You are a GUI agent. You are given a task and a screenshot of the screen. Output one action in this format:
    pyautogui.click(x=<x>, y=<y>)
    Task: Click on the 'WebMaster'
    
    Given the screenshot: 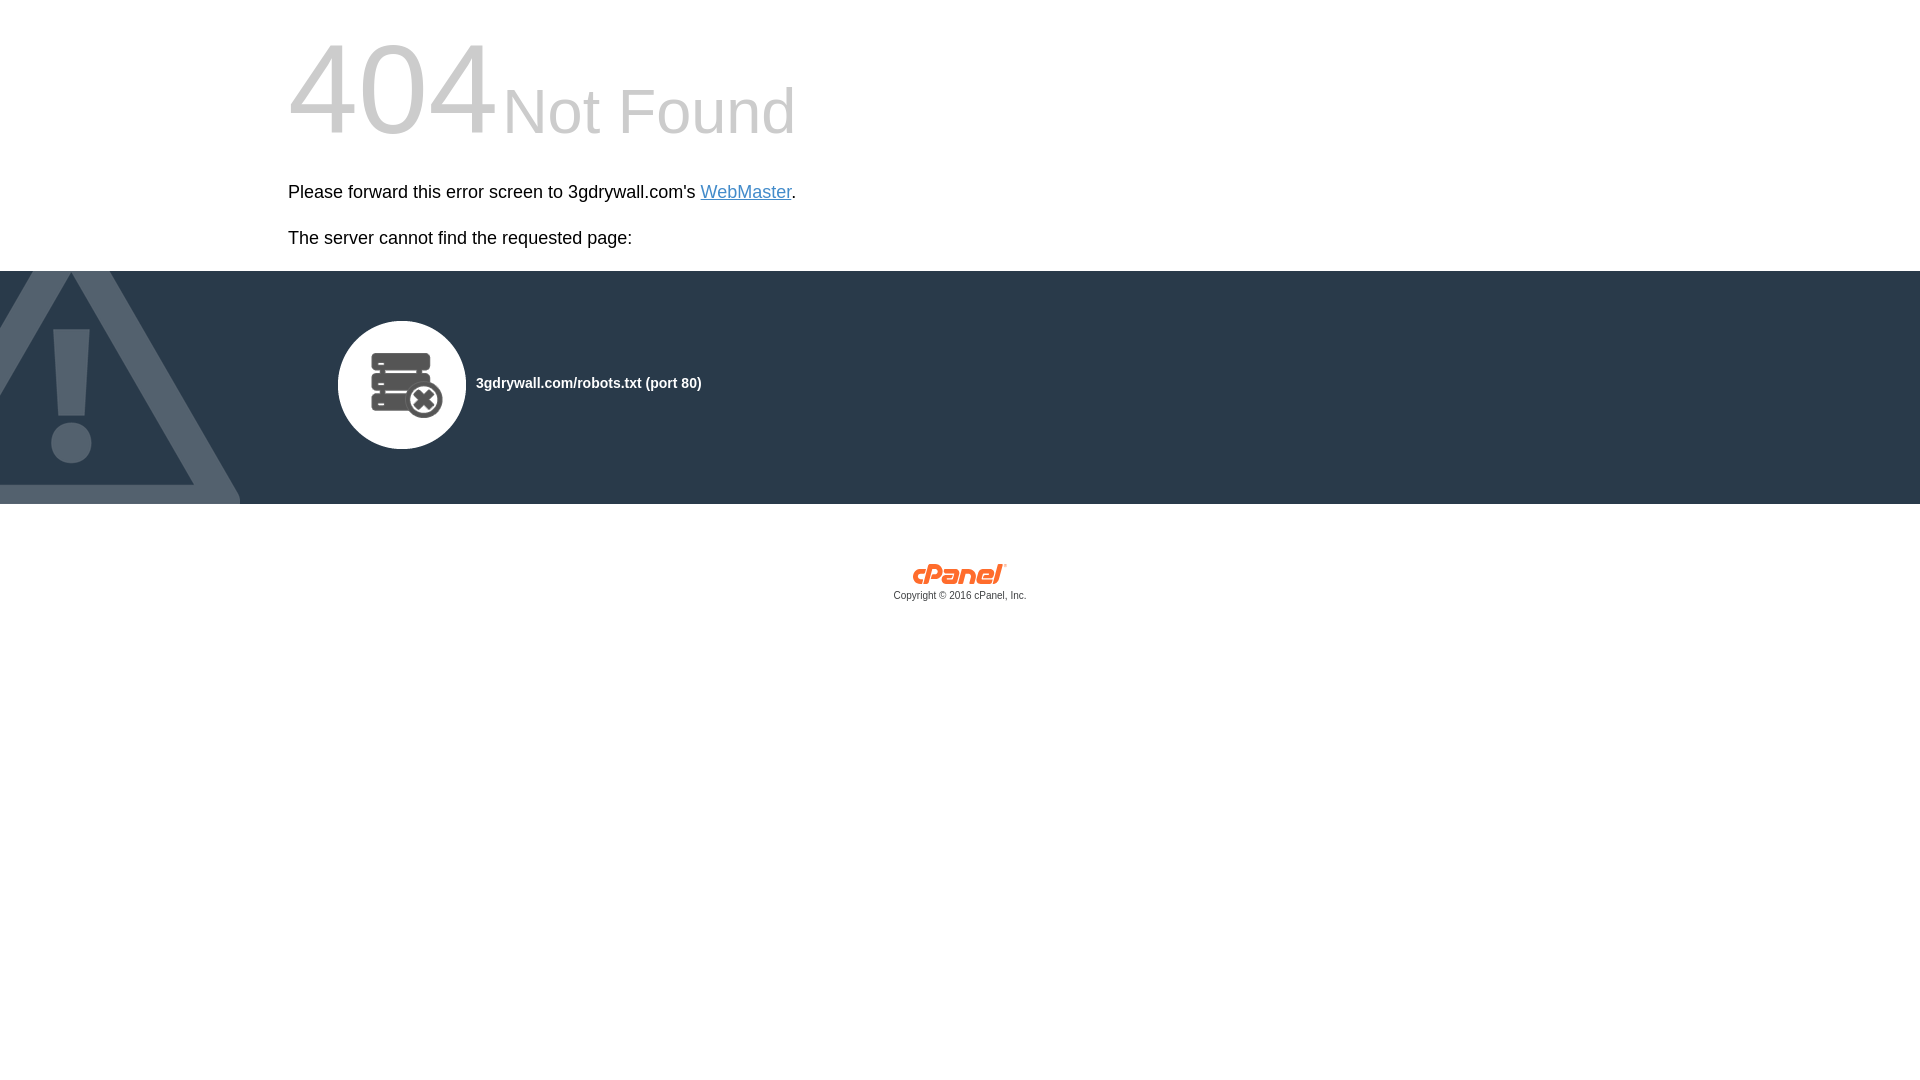 What is the action you would take?
    pyautogui.click(x=745, y=192)
    